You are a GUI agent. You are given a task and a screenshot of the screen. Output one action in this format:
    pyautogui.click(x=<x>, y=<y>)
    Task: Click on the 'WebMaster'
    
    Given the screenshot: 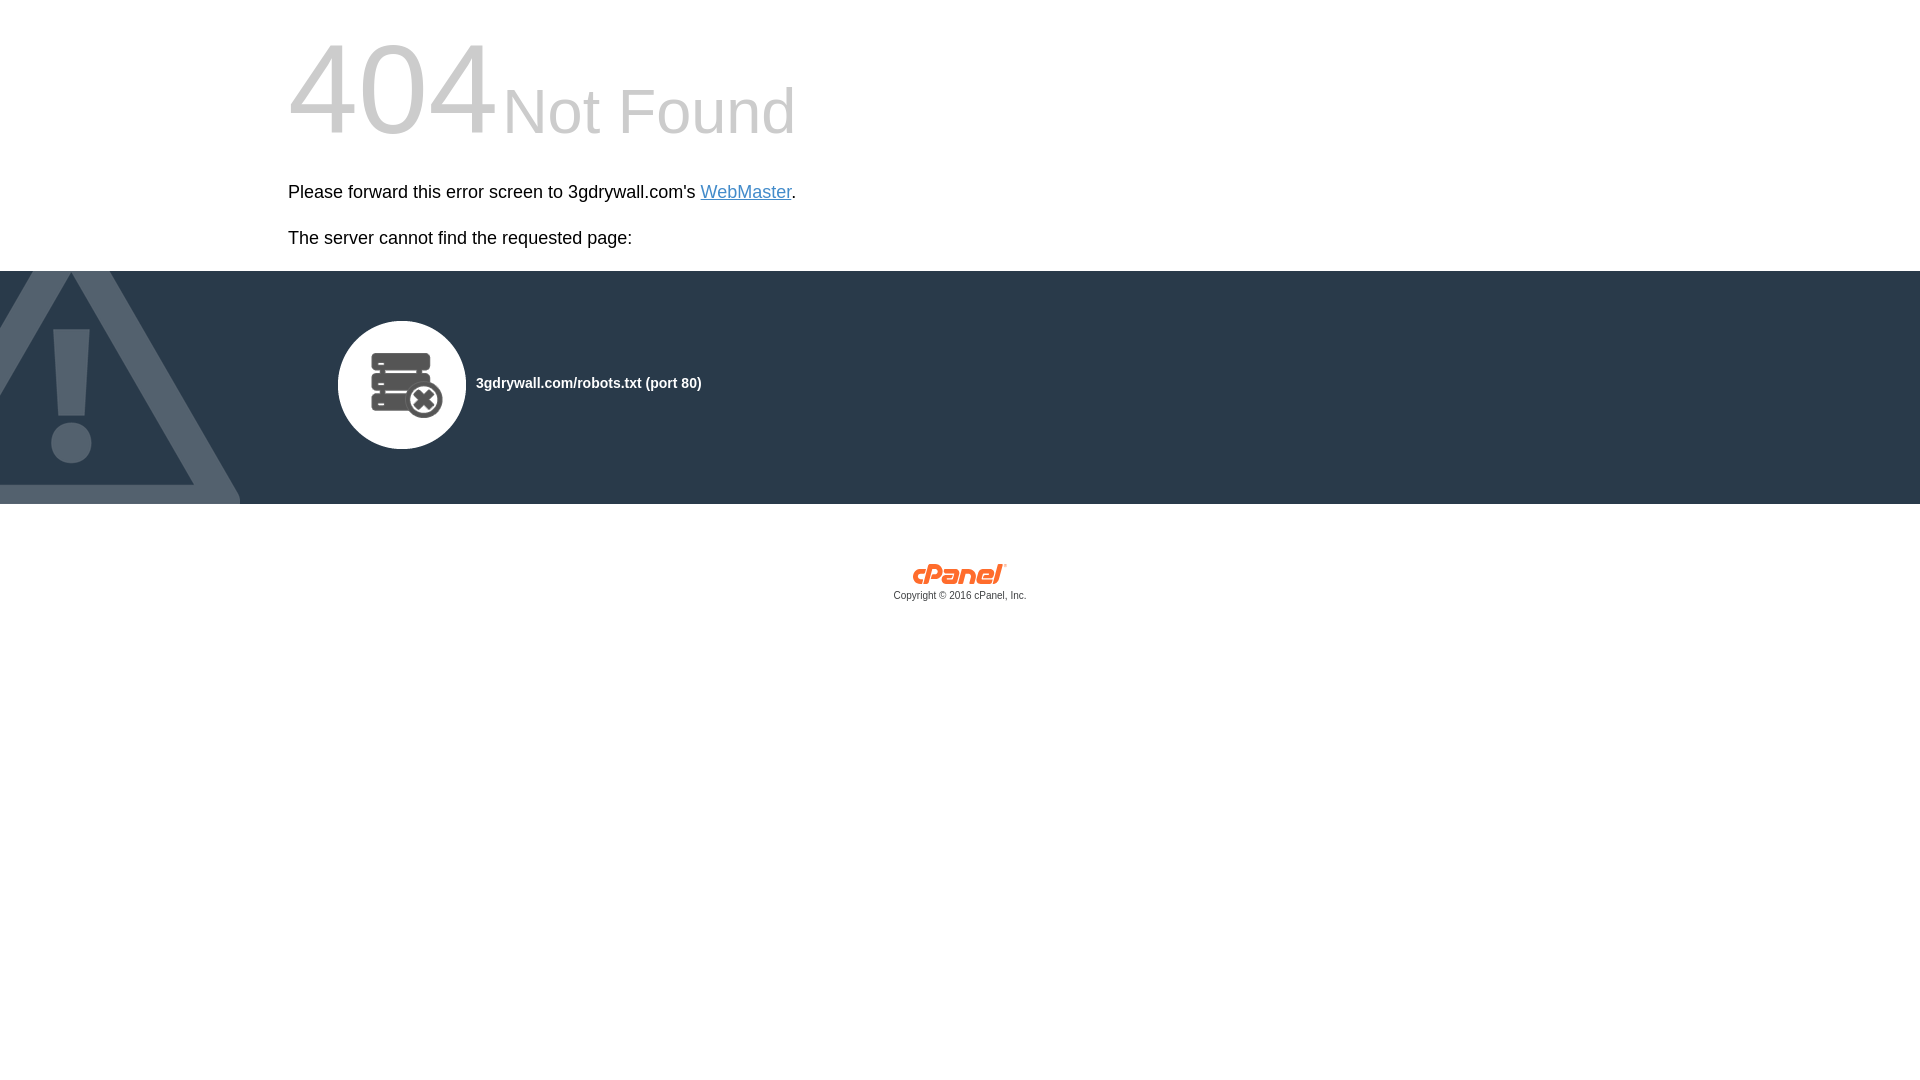 What is the action you would take?
    pyautogui.click(x=745, y=192)
    